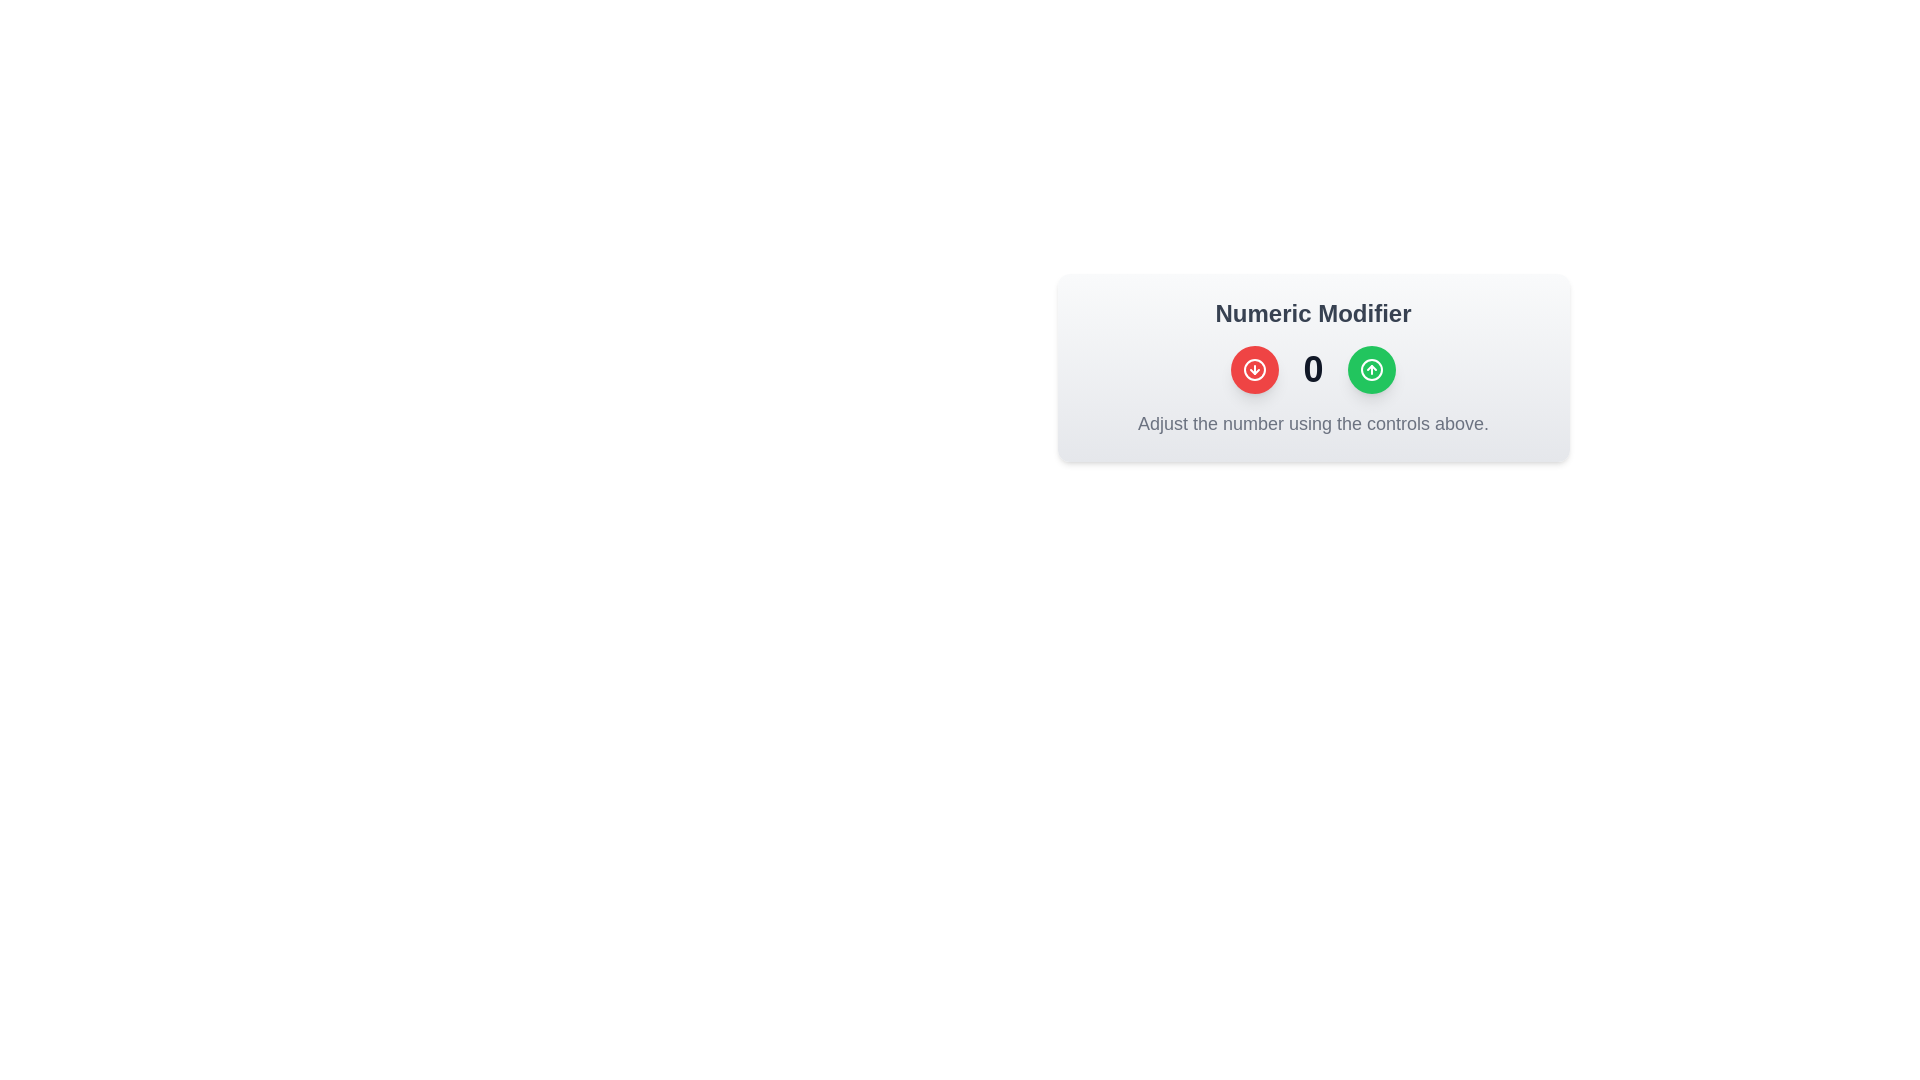 This screenshot has width=1920, height=1080. What do you see at coordinates (1313, 367) in the screenshot?
I see `the green circular button on the Interactive numeric control widget to increase the numeric value` at bounding box center [1313, 367].